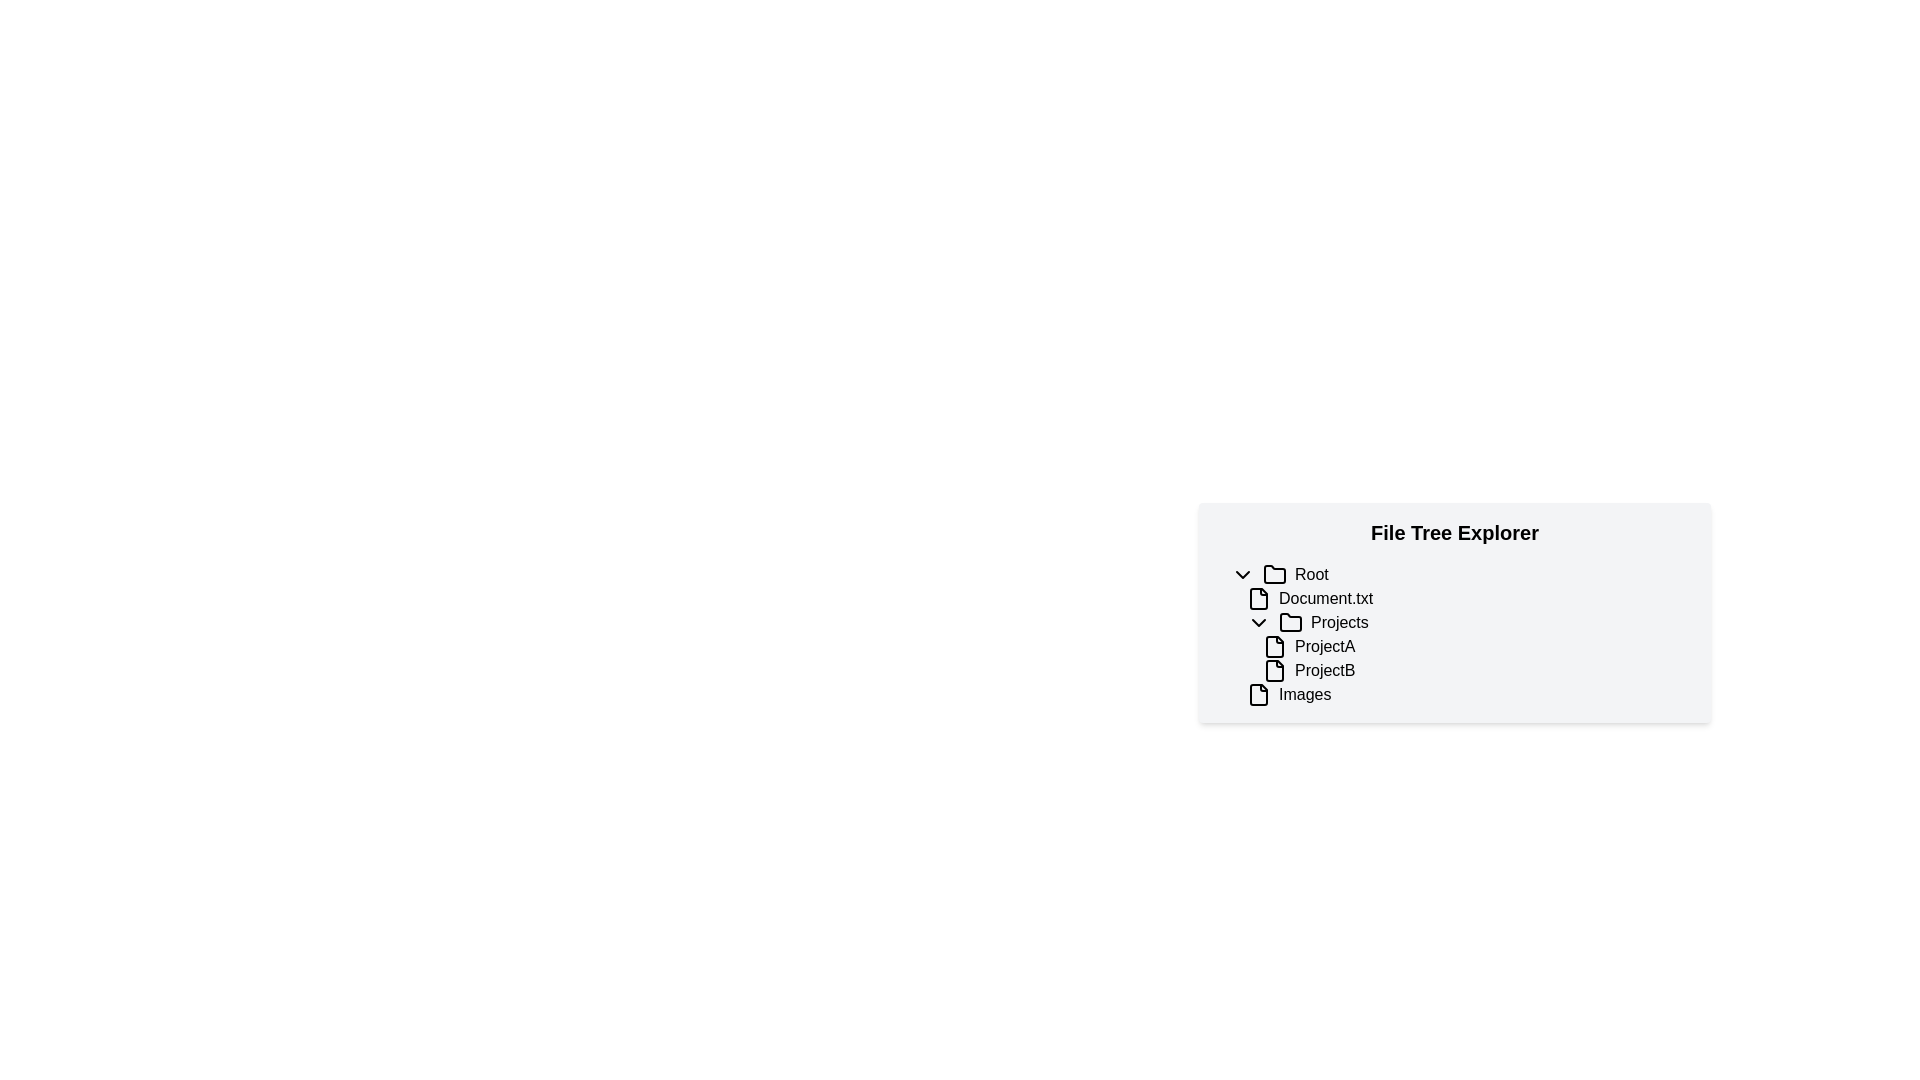 The height and width of the screenshot is (1080, 1920). Describe the element at coordinates (1274, 574) in the screenshot. I see `the folder icon located to the left of the text 'Root' in the file tree` at that location.